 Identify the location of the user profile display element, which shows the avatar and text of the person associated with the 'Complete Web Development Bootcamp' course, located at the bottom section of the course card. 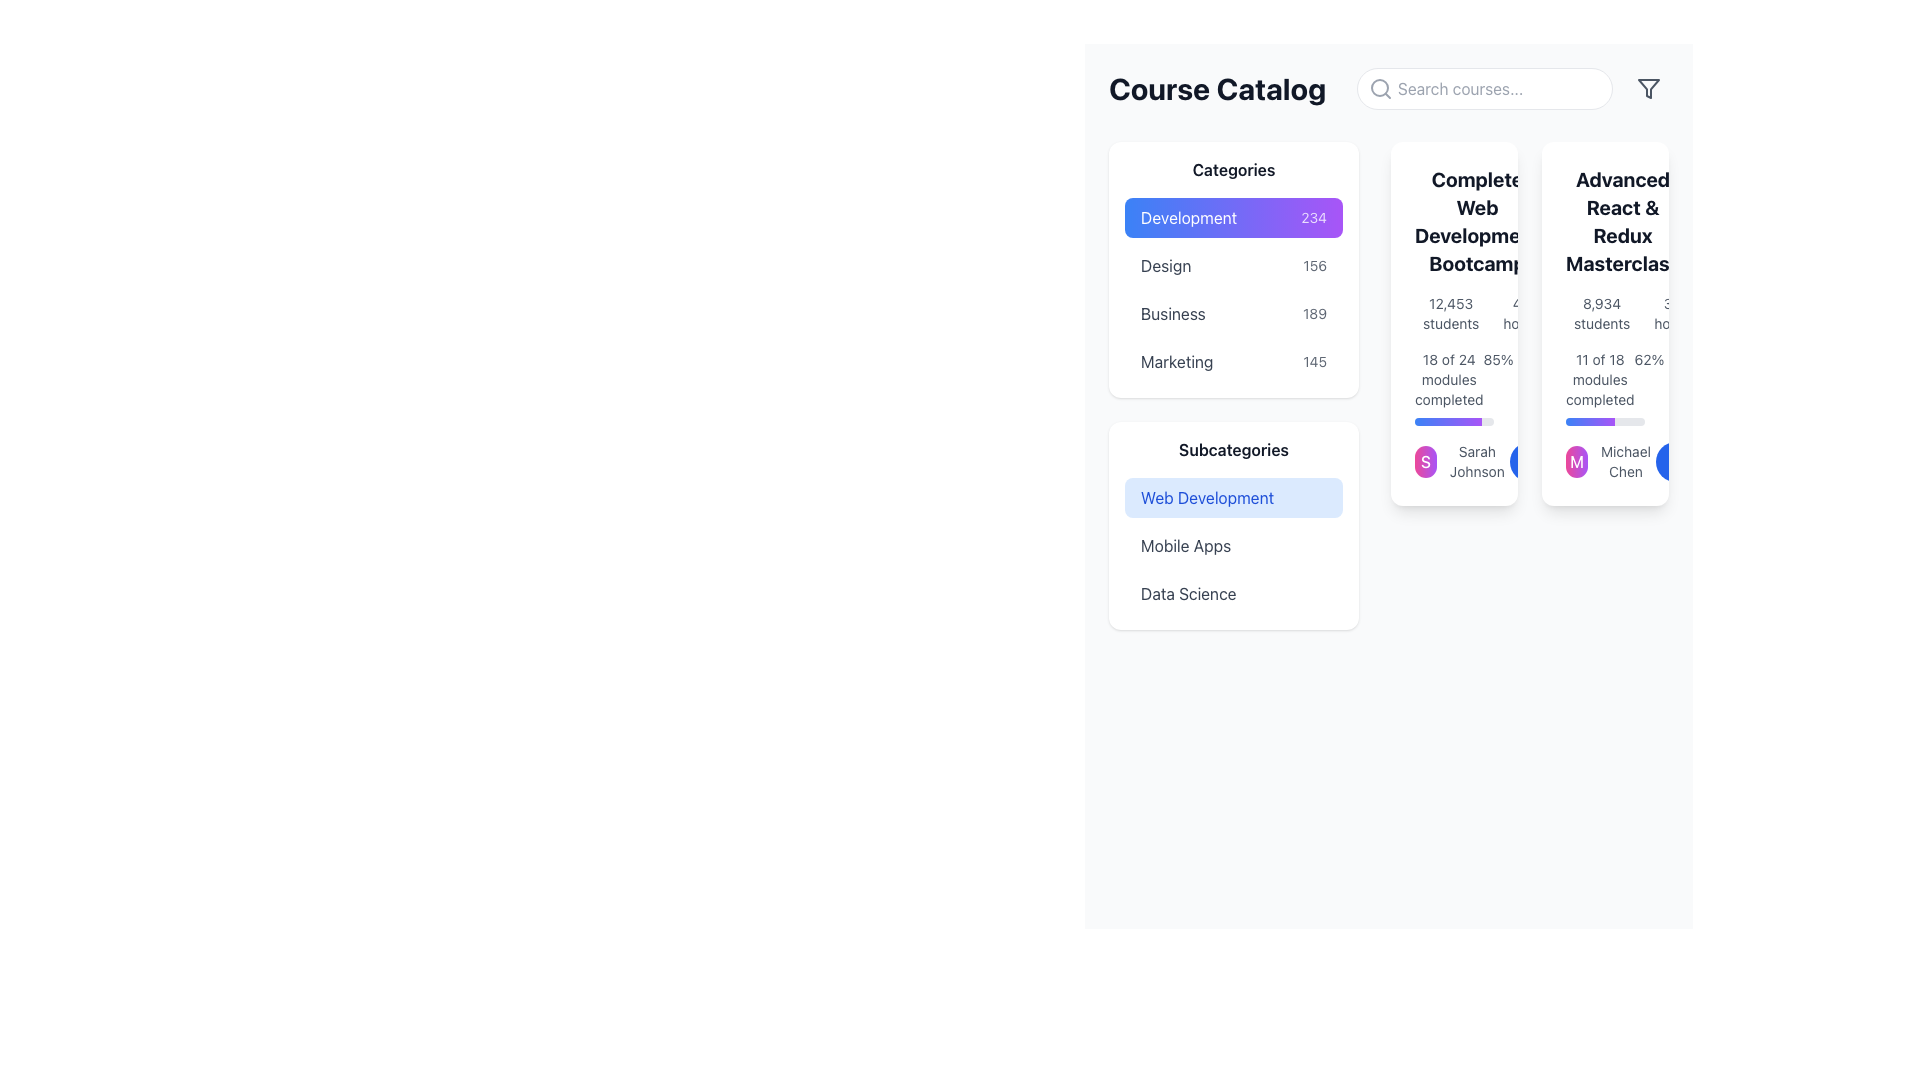
(1454, 462).